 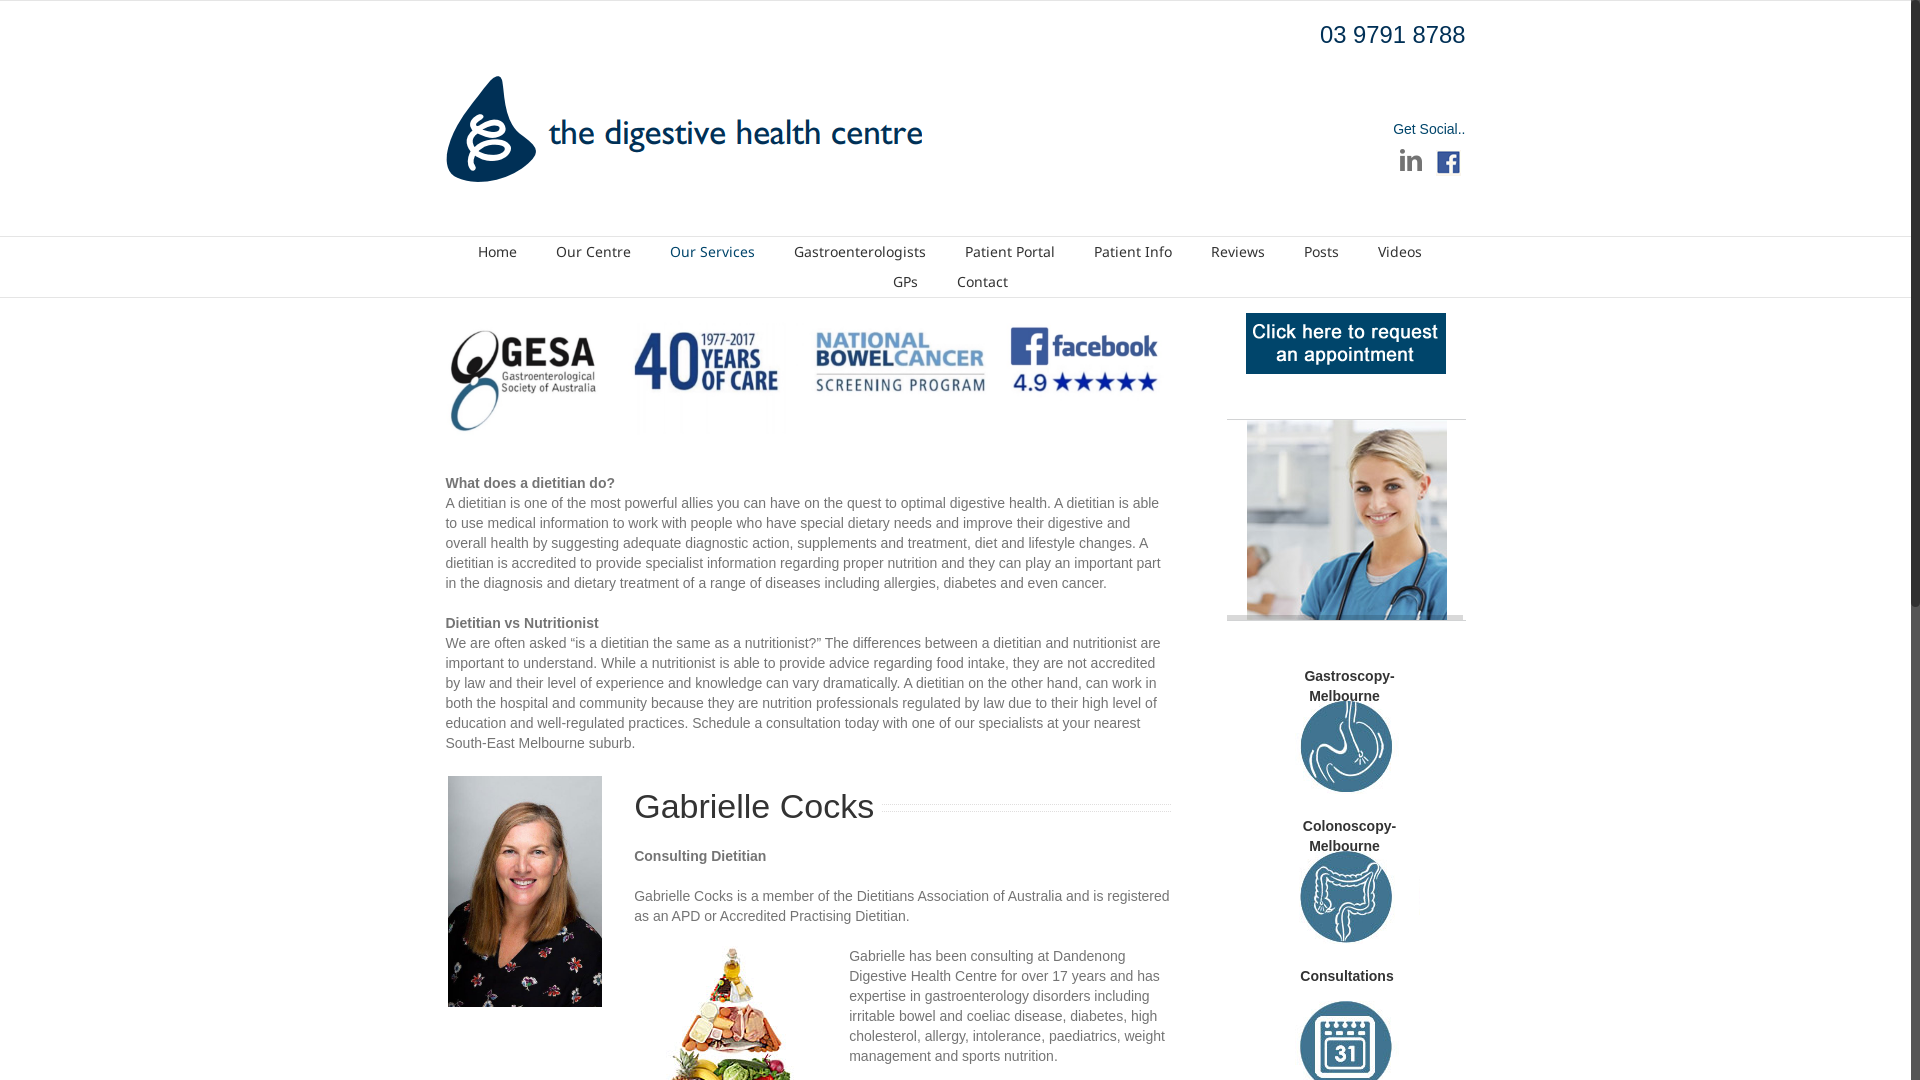 What do you see at coordinates (1410, 158) in the screenshot?
I see `'LinkedIn'` at bounding box center [1410, 158].